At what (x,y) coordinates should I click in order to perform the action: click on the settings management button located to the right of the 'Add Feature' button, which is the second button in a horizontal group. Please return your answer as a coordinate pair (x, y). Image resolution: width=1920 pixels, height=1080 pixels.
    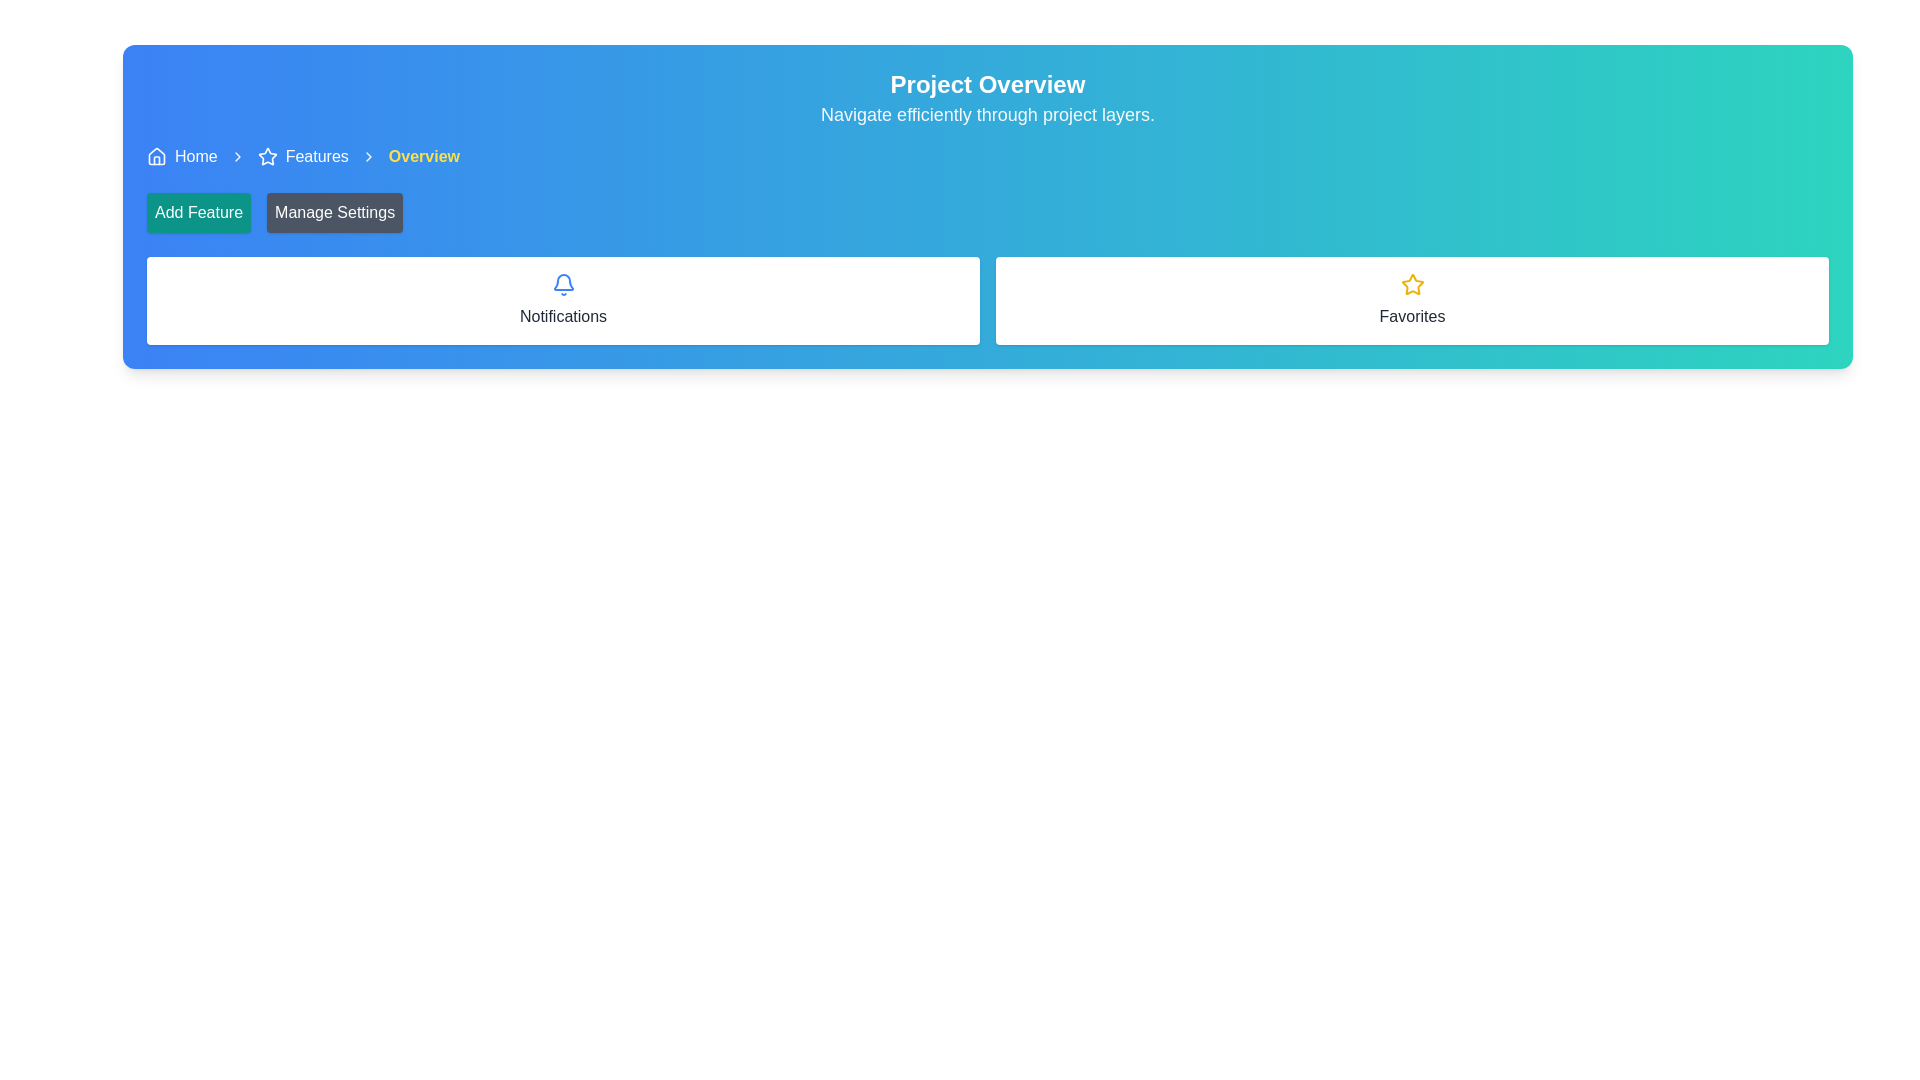
    Looking at the image, I should click on (335, 212).